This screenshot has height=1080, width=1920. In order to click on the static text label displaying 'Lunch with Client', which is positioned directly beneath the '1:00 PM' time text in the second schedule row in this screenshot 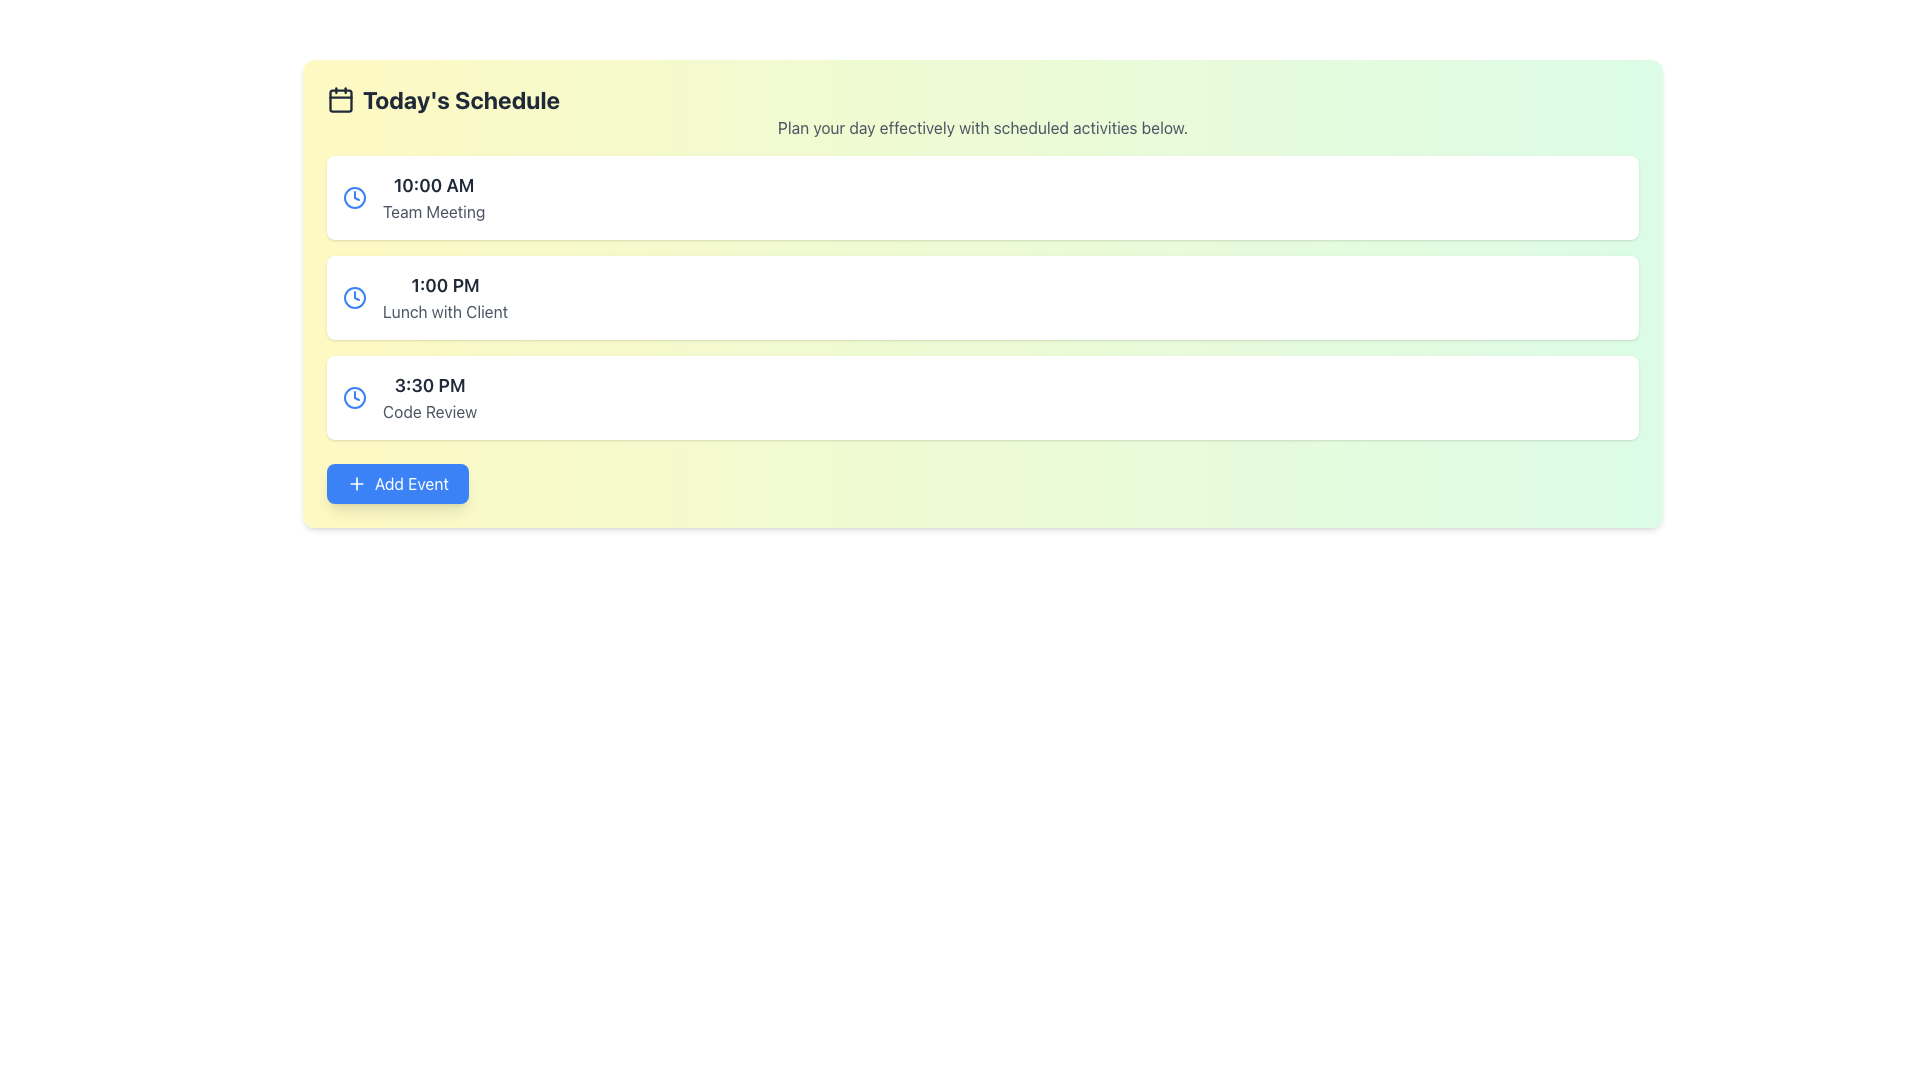, I will do `click(444, 312)`.